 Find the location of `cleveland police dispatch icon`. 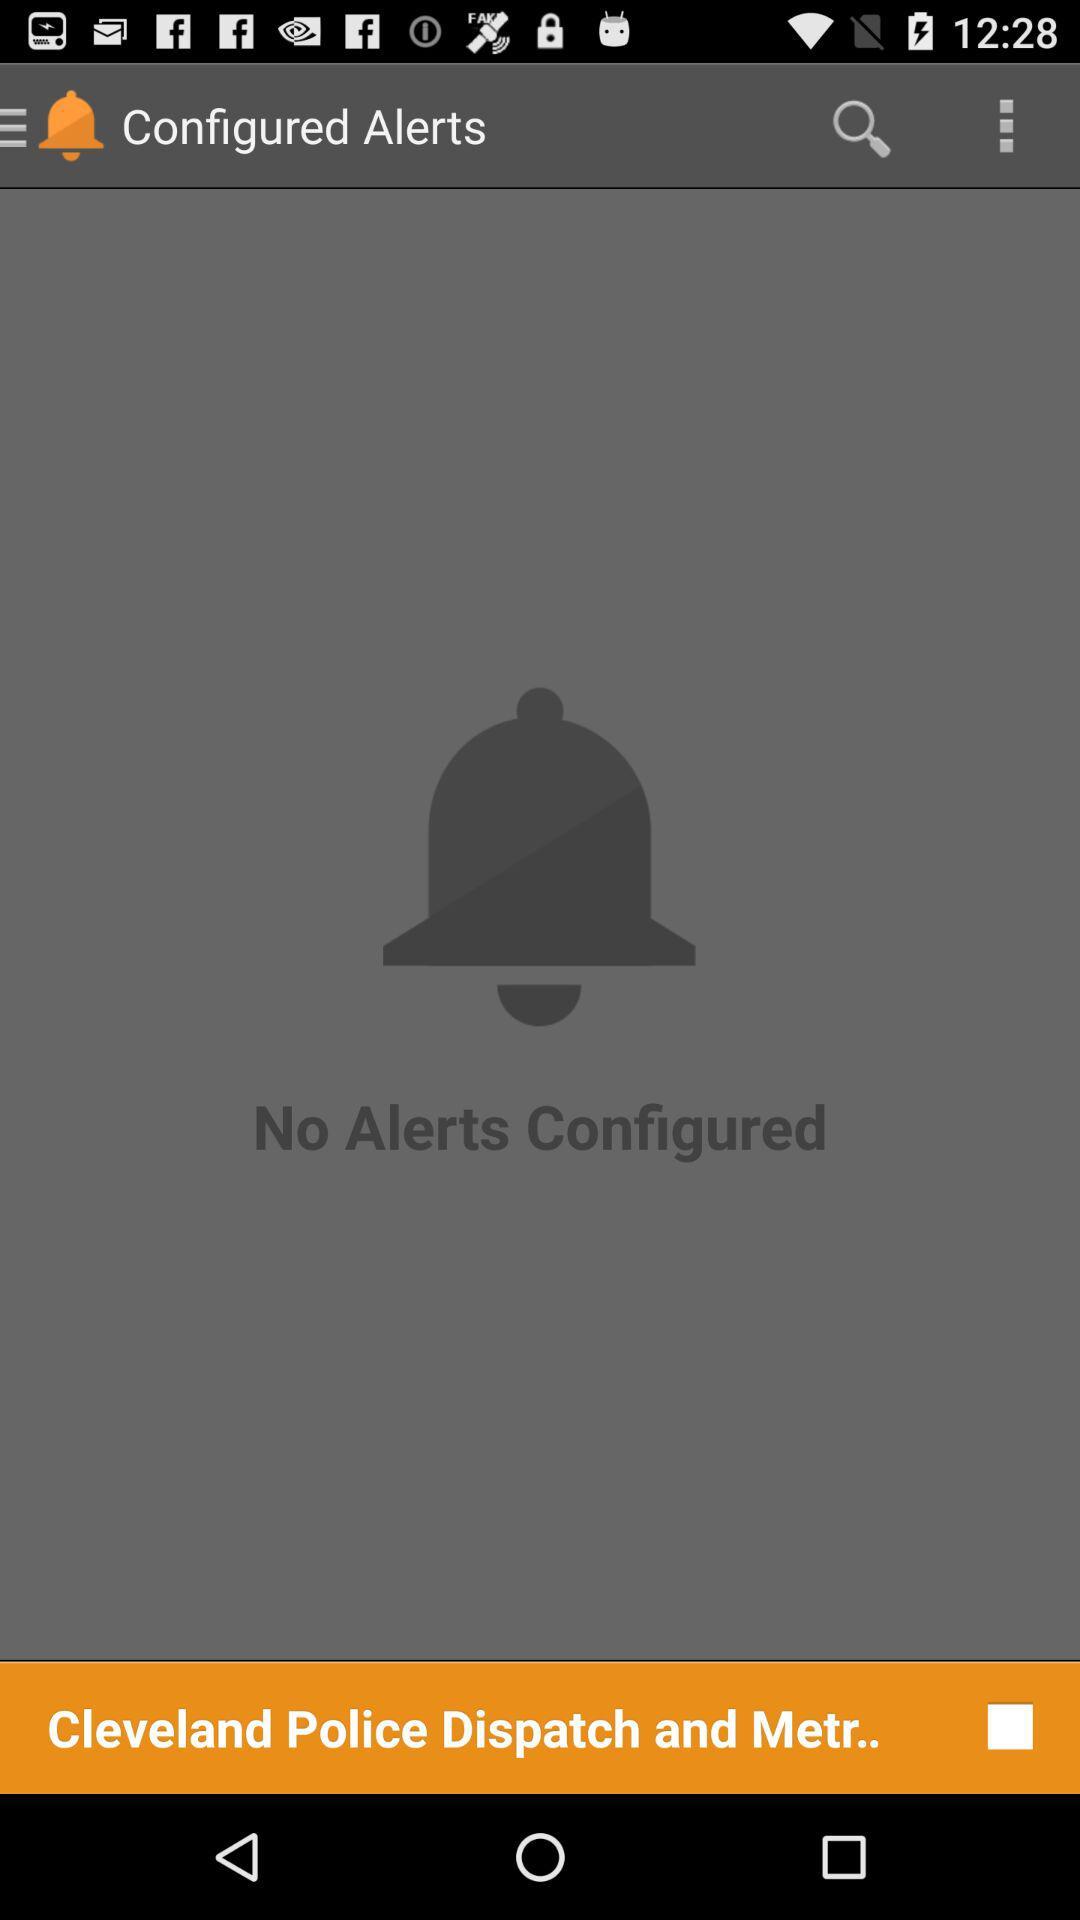

cleveland police dispatch icon is located at coordinates (465, 1725).